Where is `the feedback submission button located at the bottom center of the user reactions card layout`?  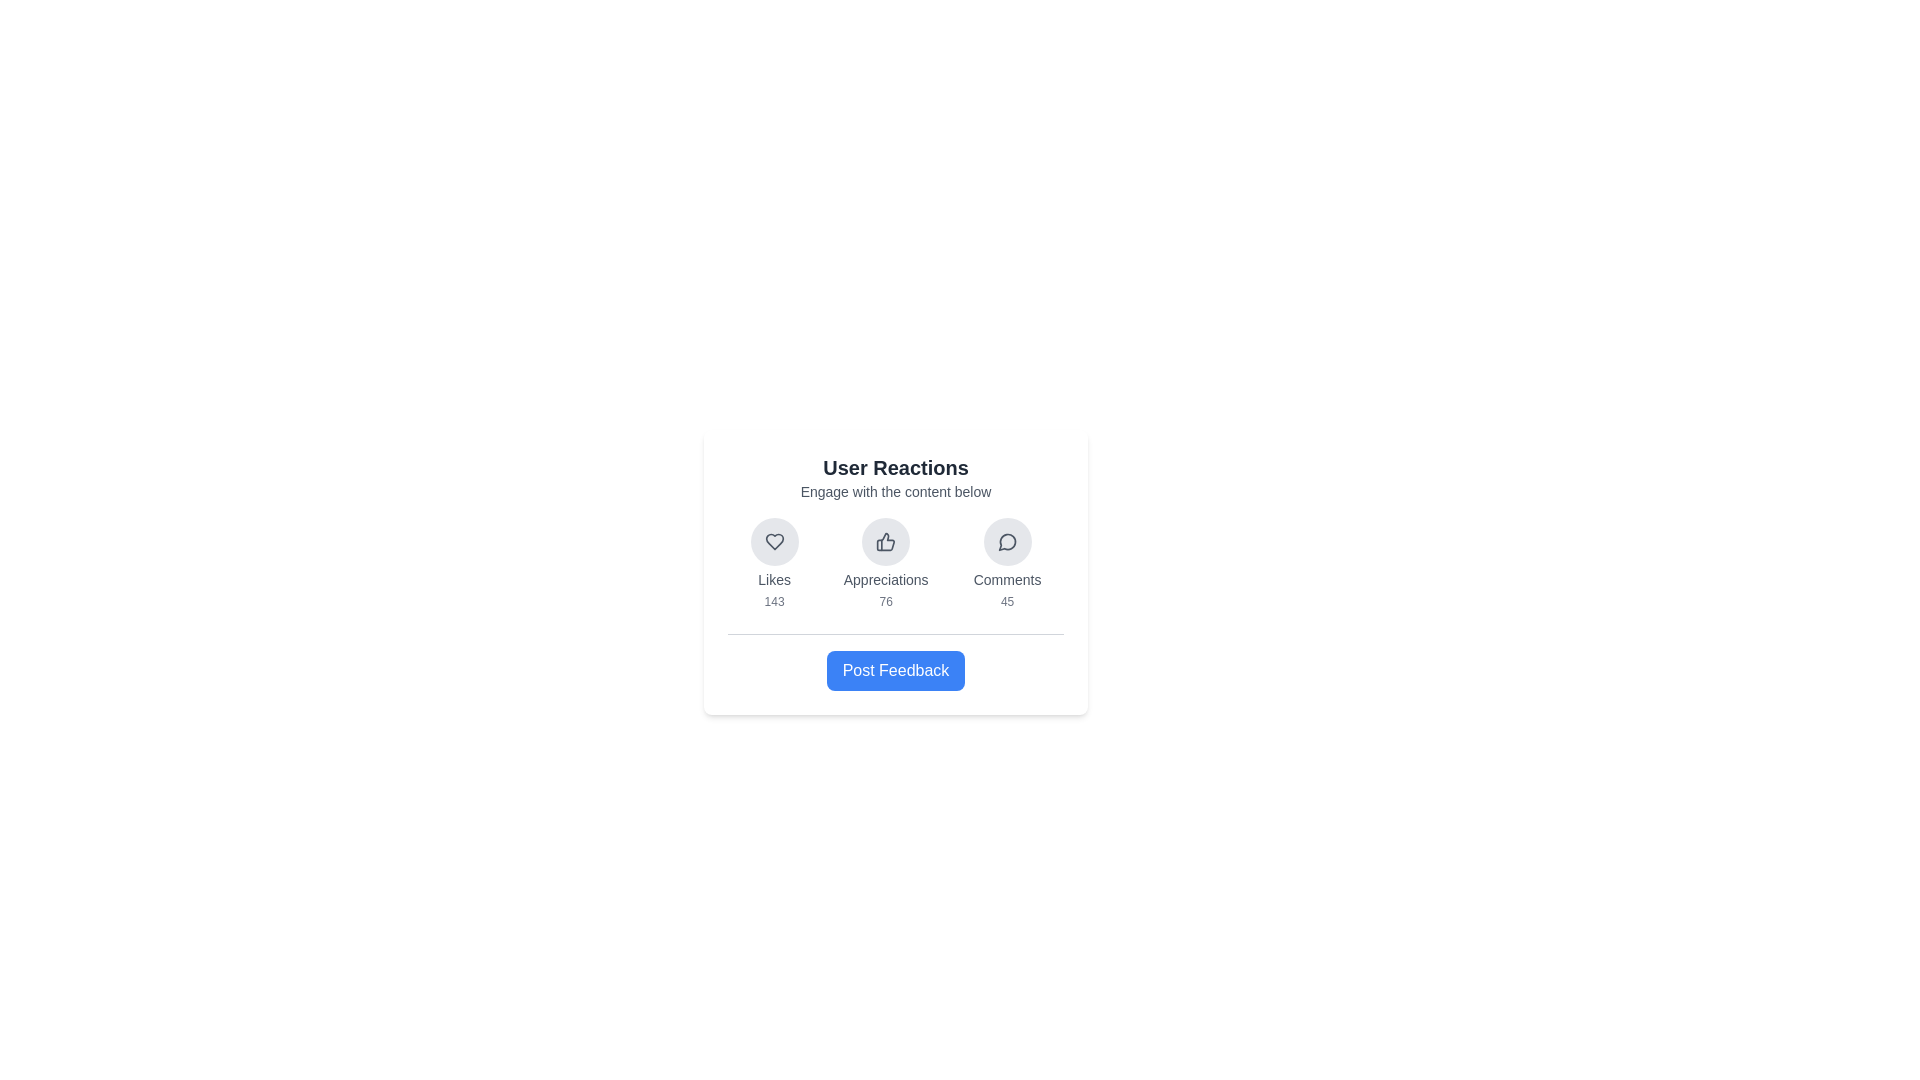 the feedback submission button located at the bottom center of the user reactions card layout is located at coordinates (895, 671).